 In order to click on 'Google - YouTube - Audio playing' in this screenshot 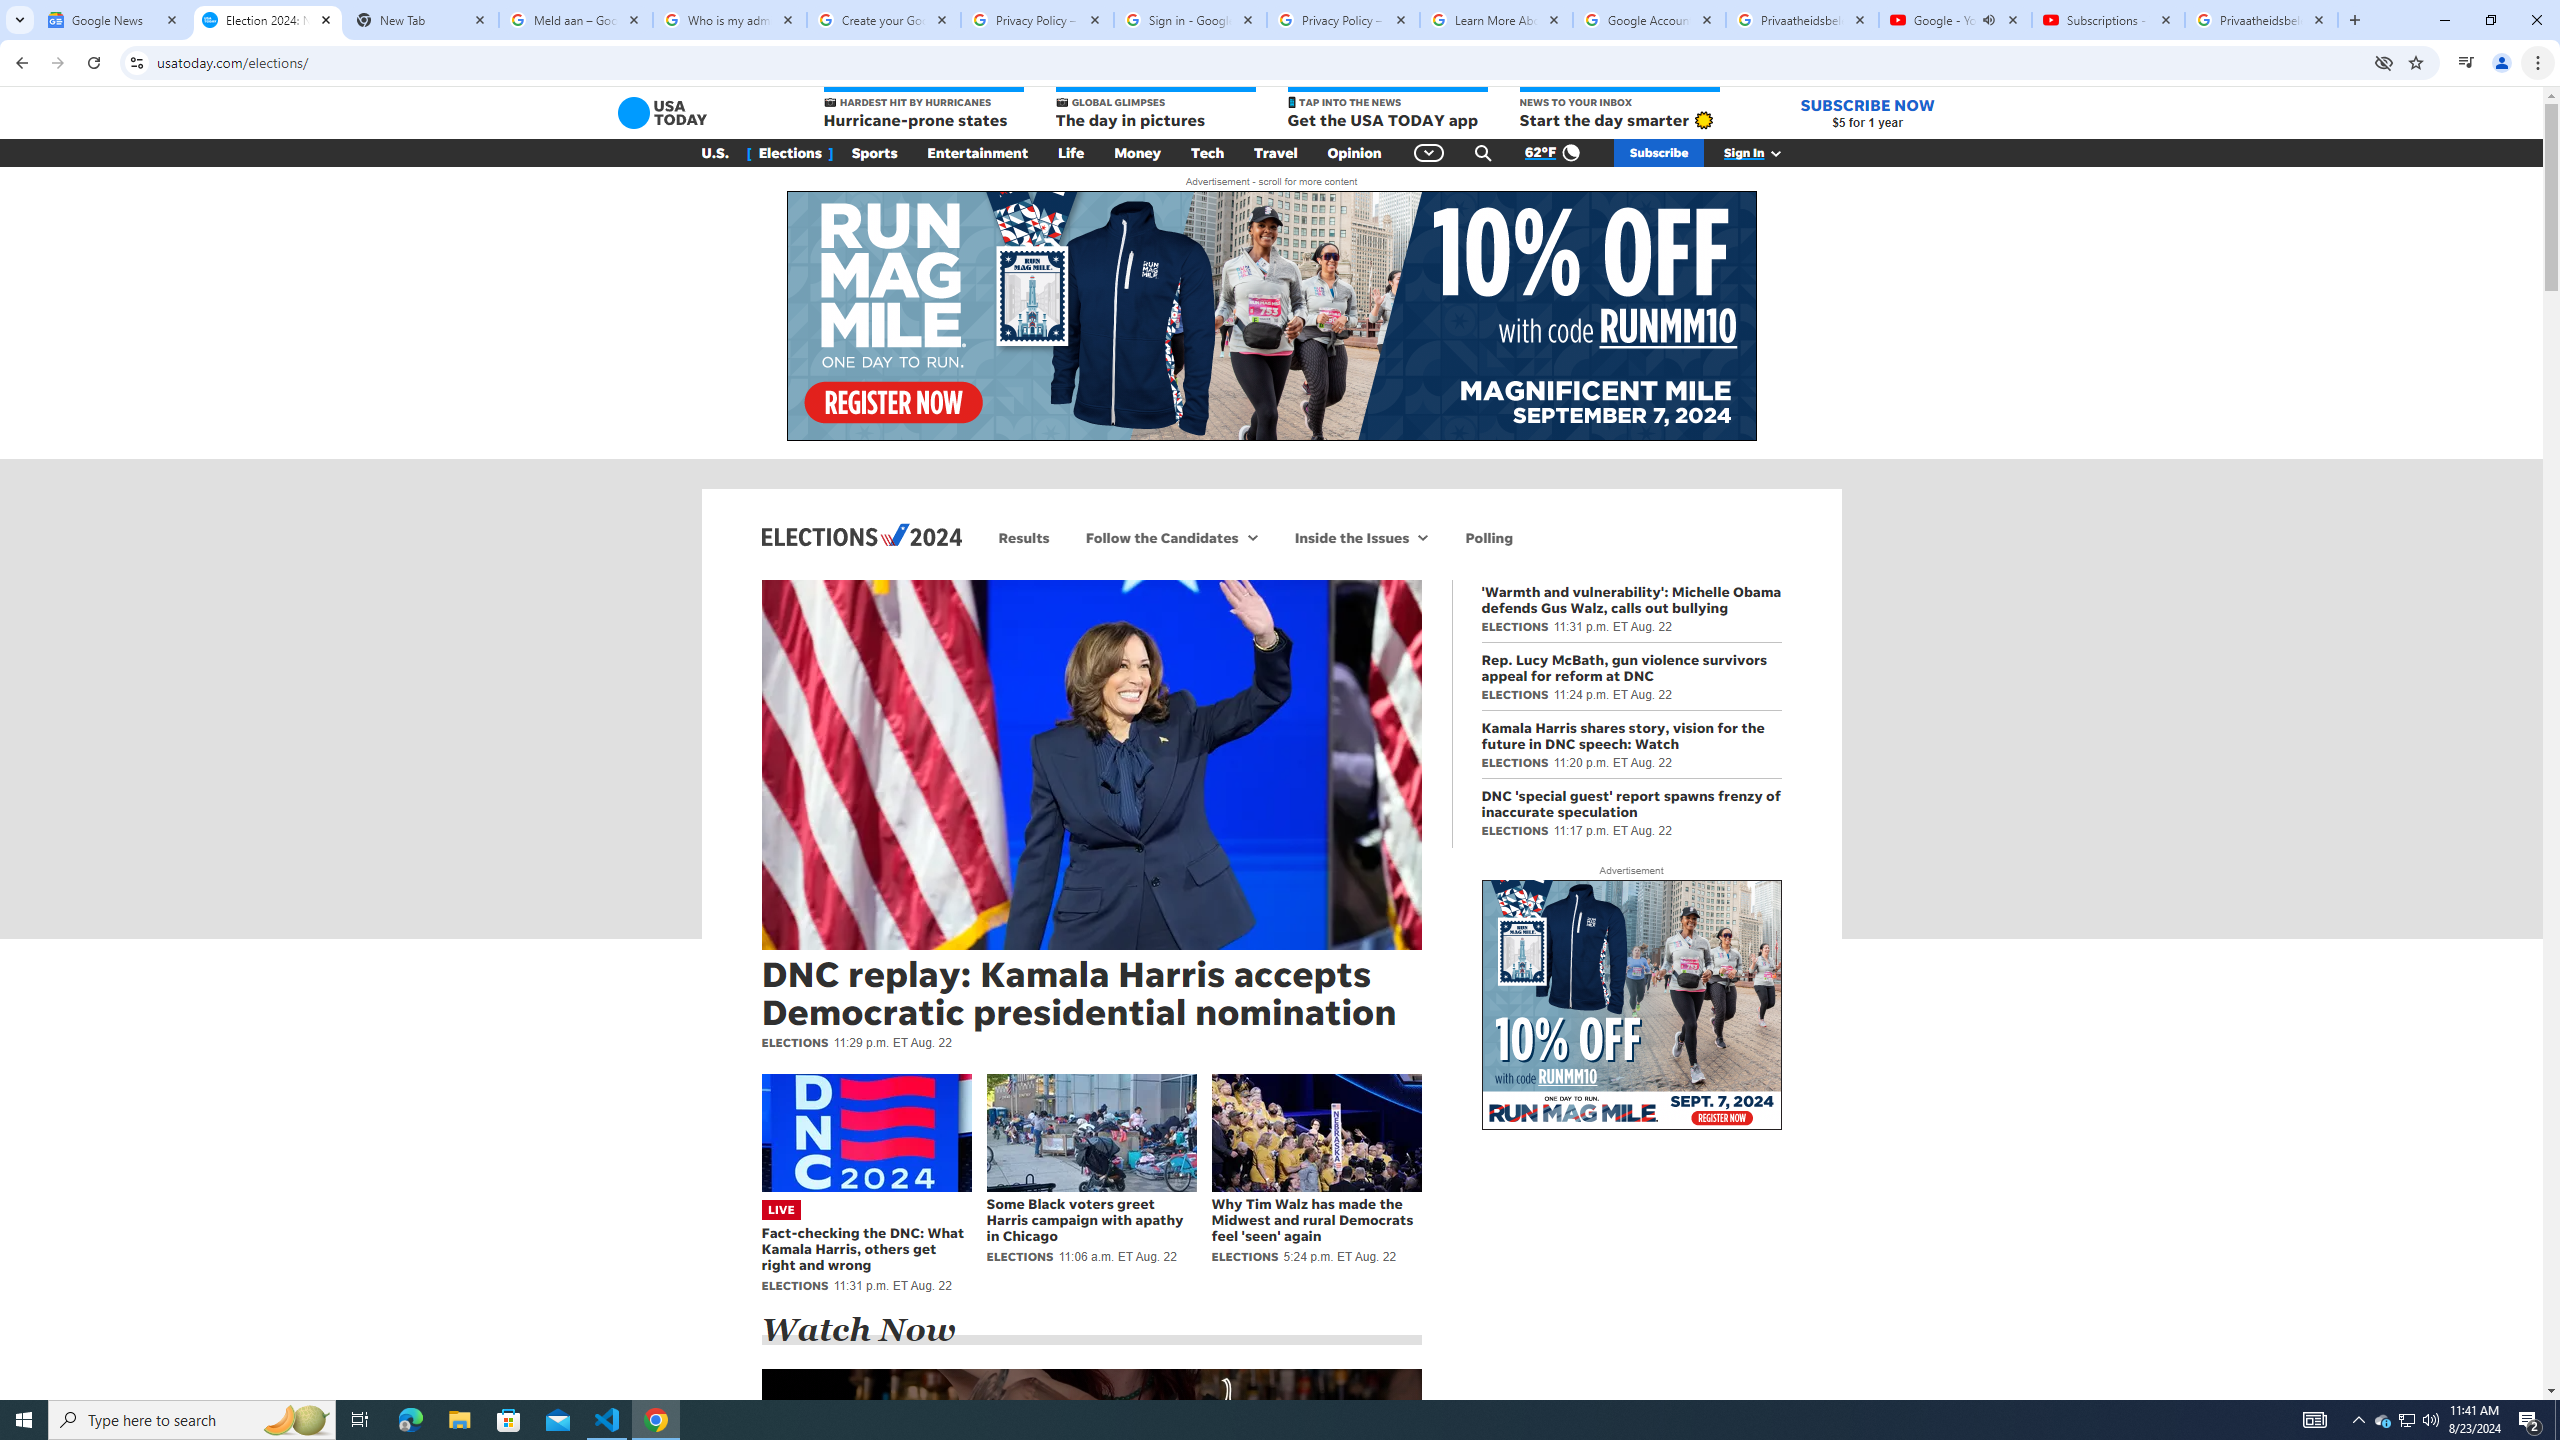, I will do `click(1953, 19)`.